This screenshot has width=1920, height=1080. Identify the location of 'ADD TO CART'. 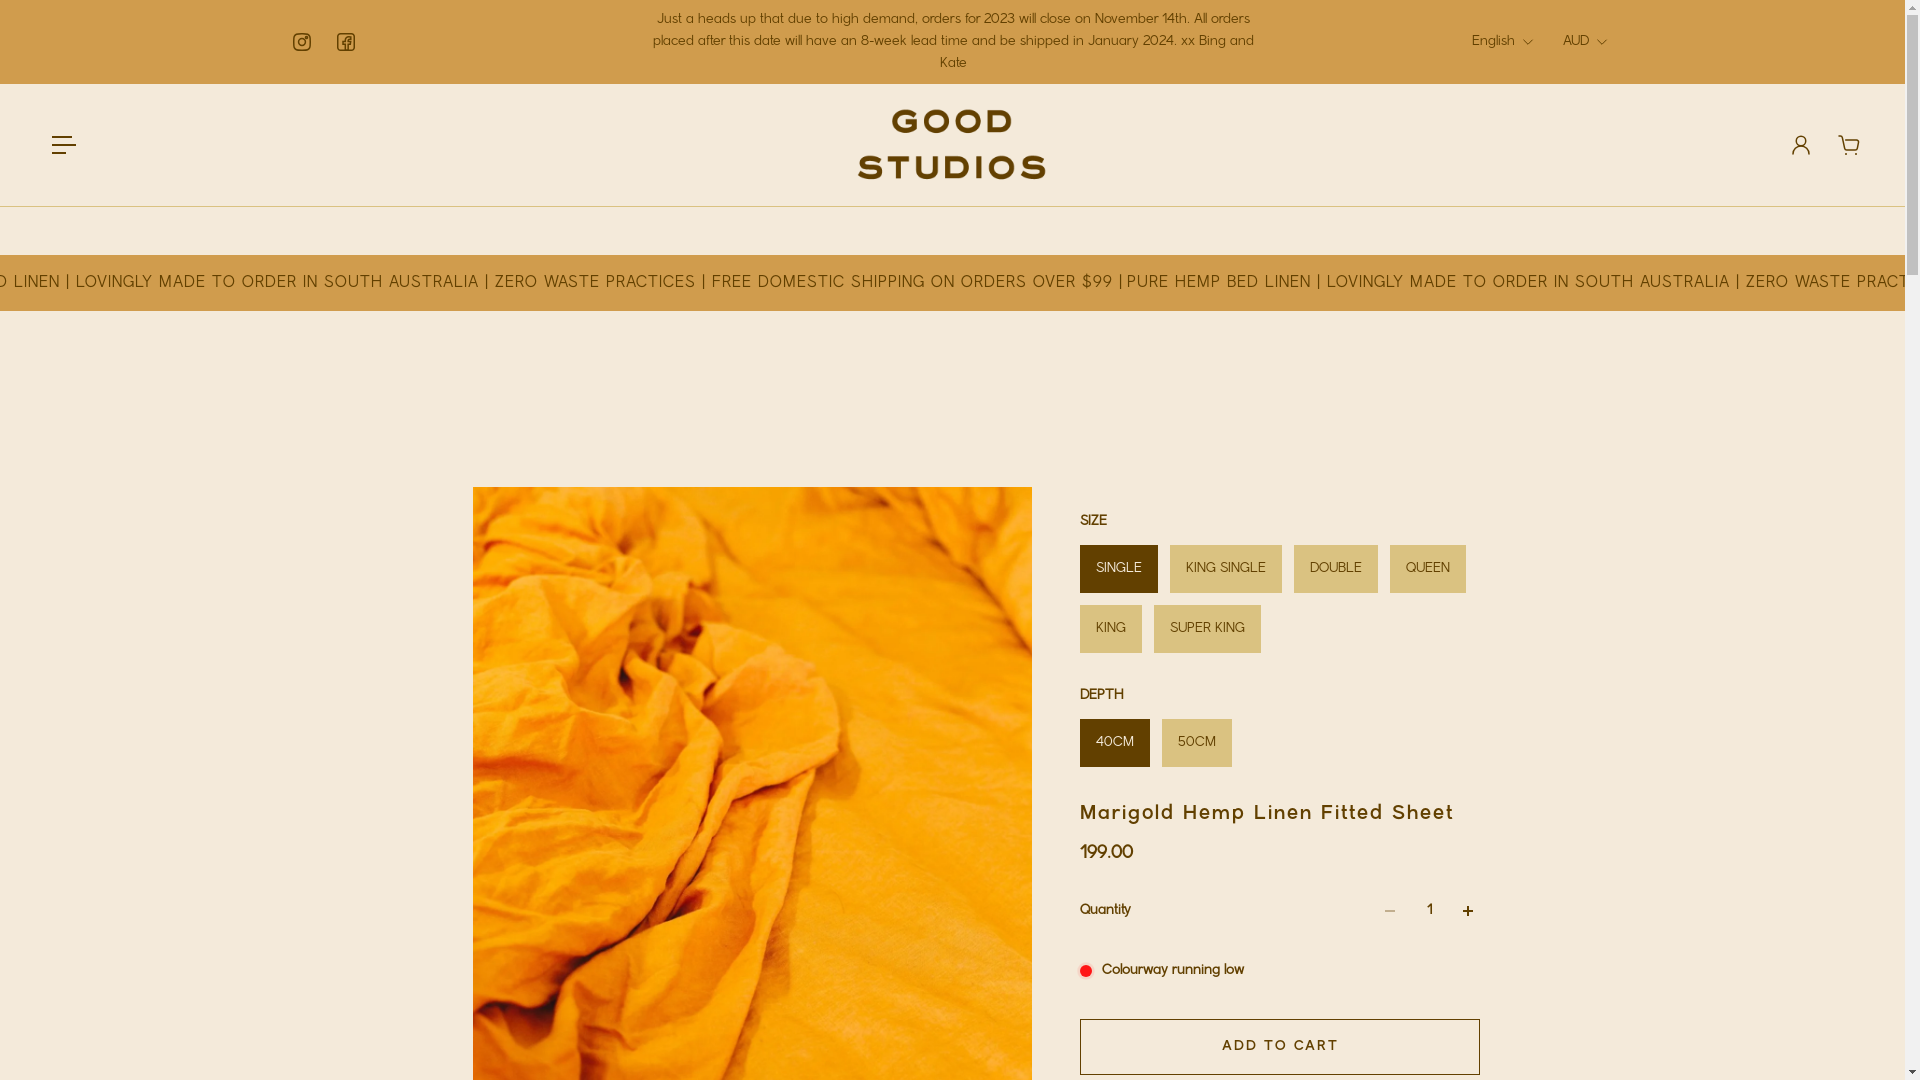
(1280, 1045).